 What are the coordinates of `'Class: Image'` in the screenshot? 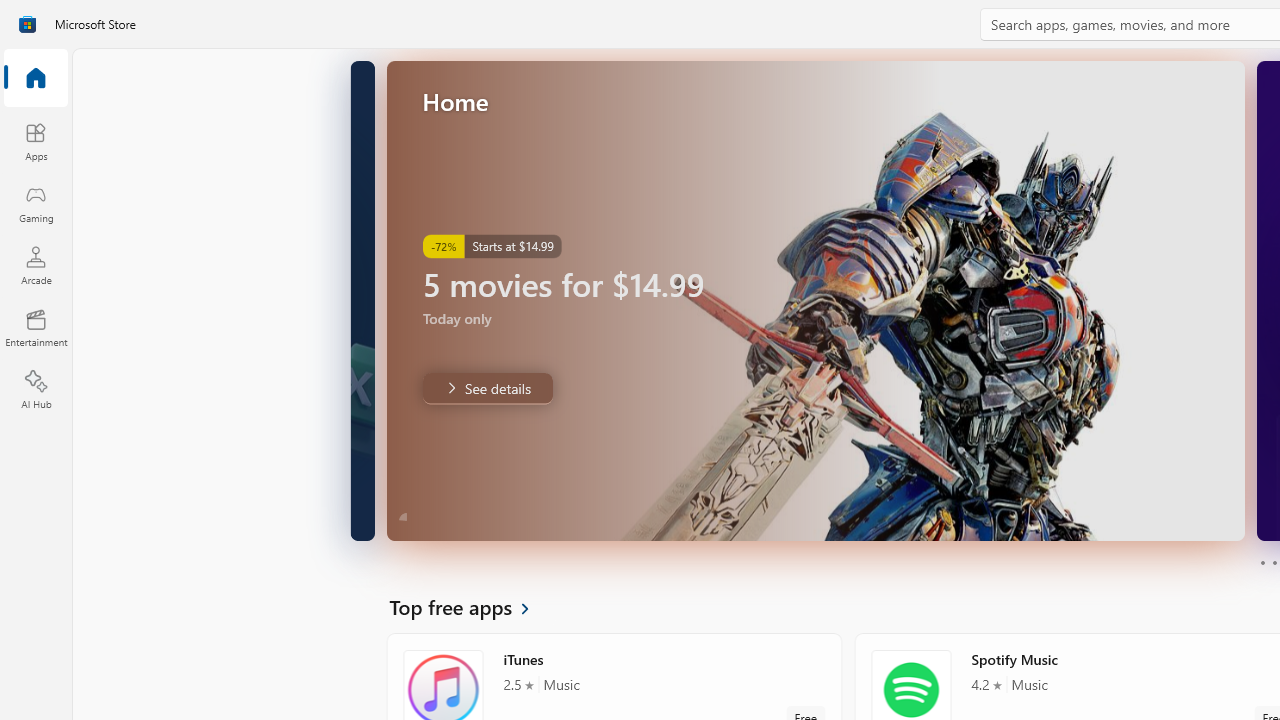 It's located at (27, 24).